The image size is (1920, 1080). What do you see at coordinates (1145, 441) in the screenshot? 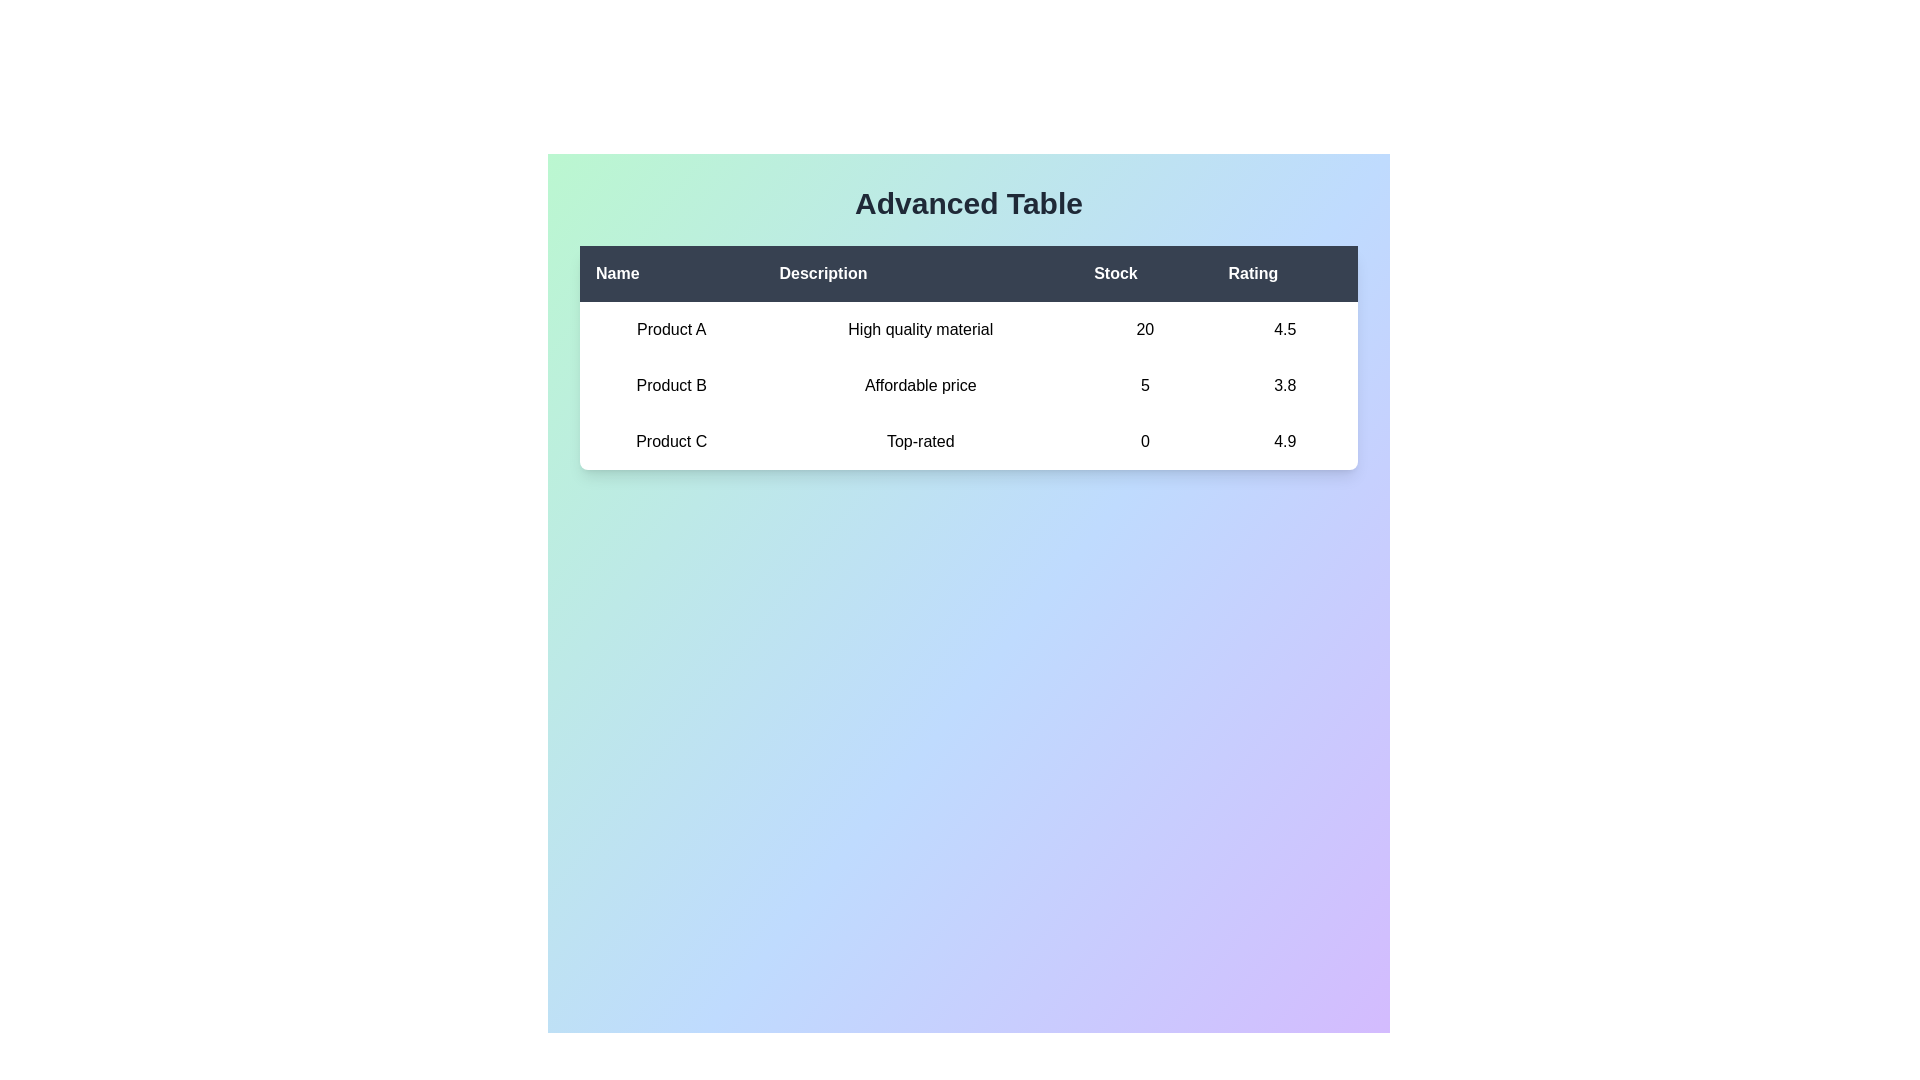
I see `stock quantity displayed in the Text label for 'Product C', which is located in the third row of the table under the 'Stock' column` at bounding box center [1145, 441].